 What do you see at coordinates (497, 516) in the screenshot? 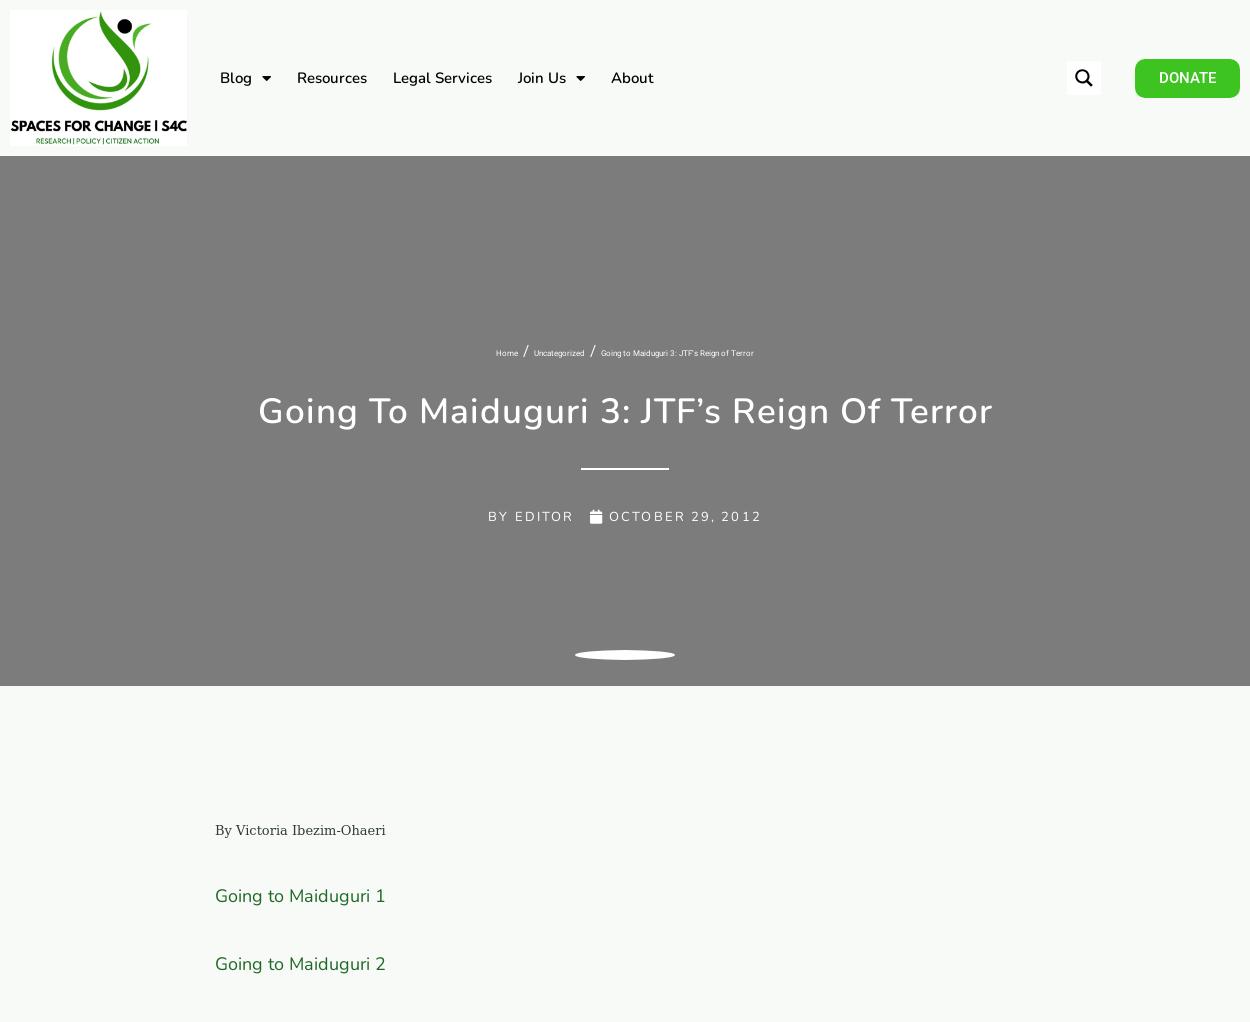
I see `'By'` at bounding box center [497, 516].